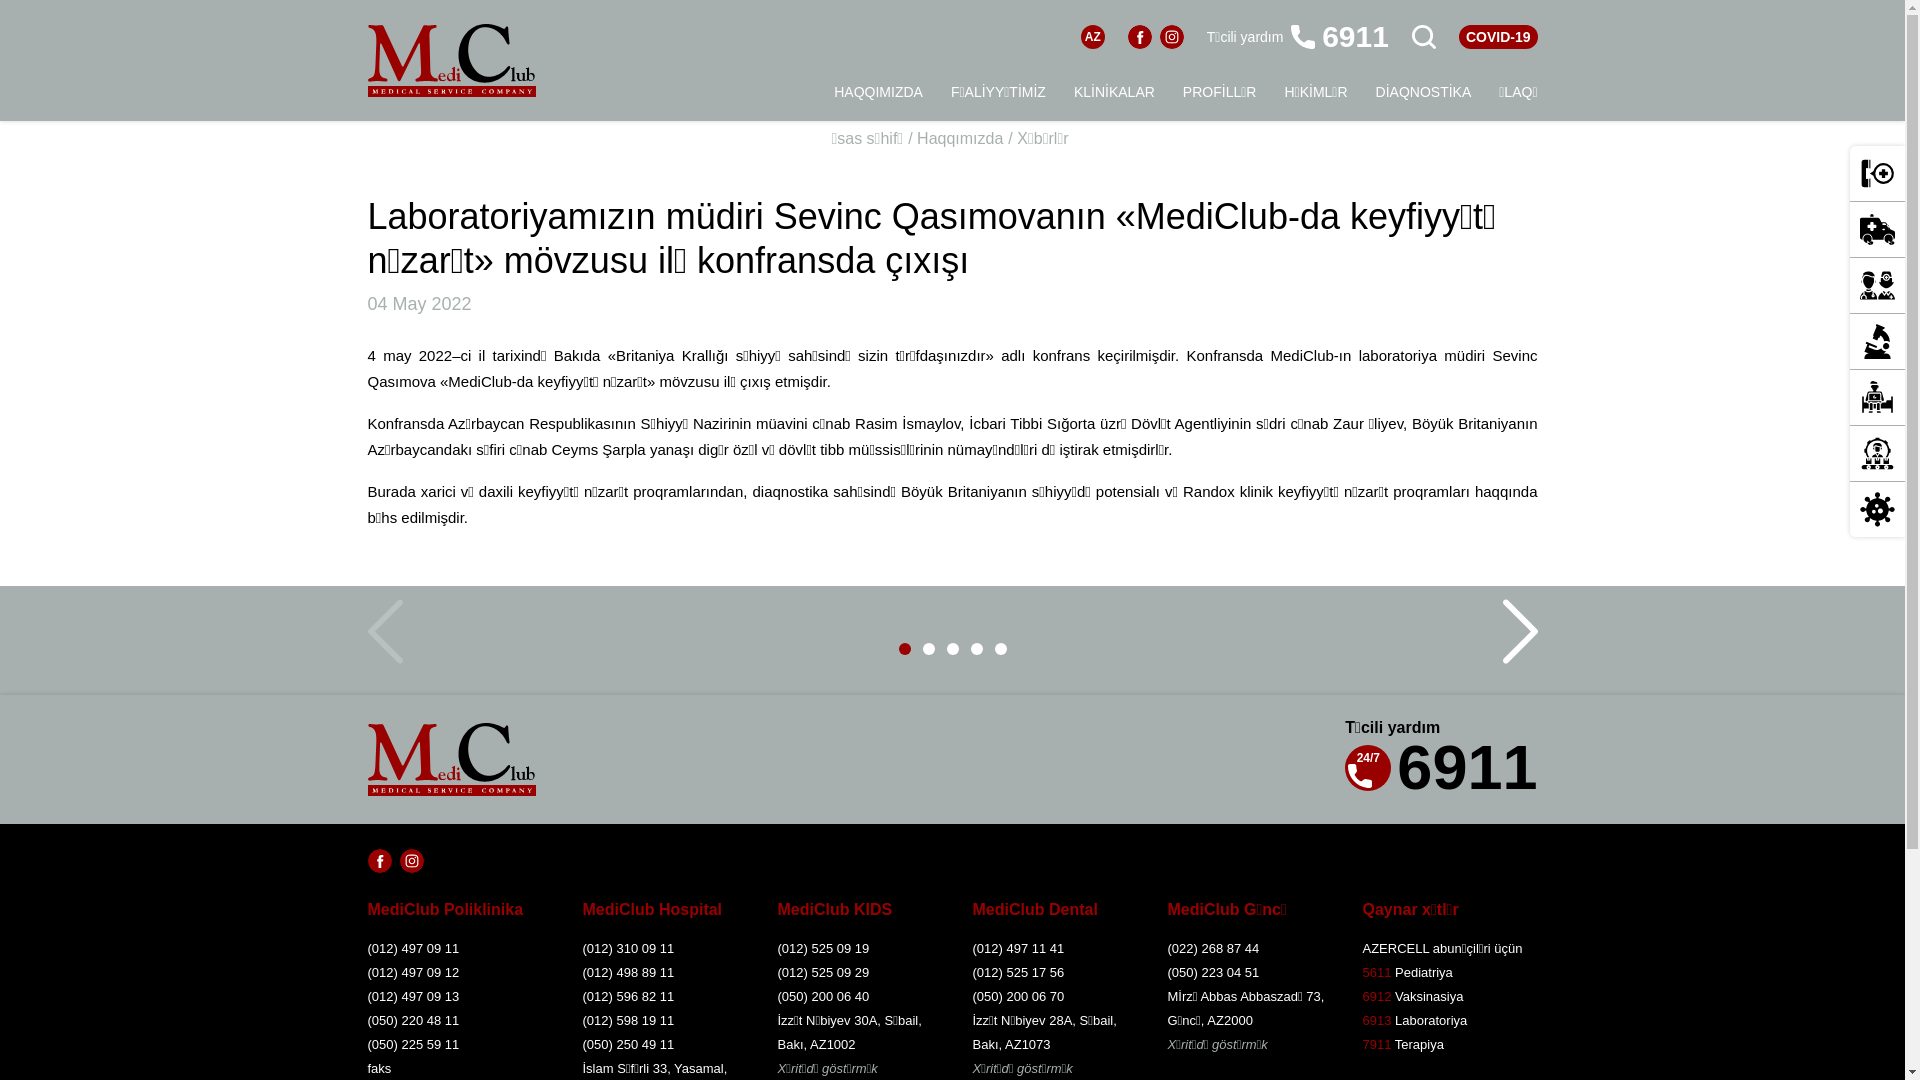 The image size is (1920, 1080). Describe the element at coordinates (878, 92) in the screenshot. I see `'HAQQIMIZDA'` at that location.